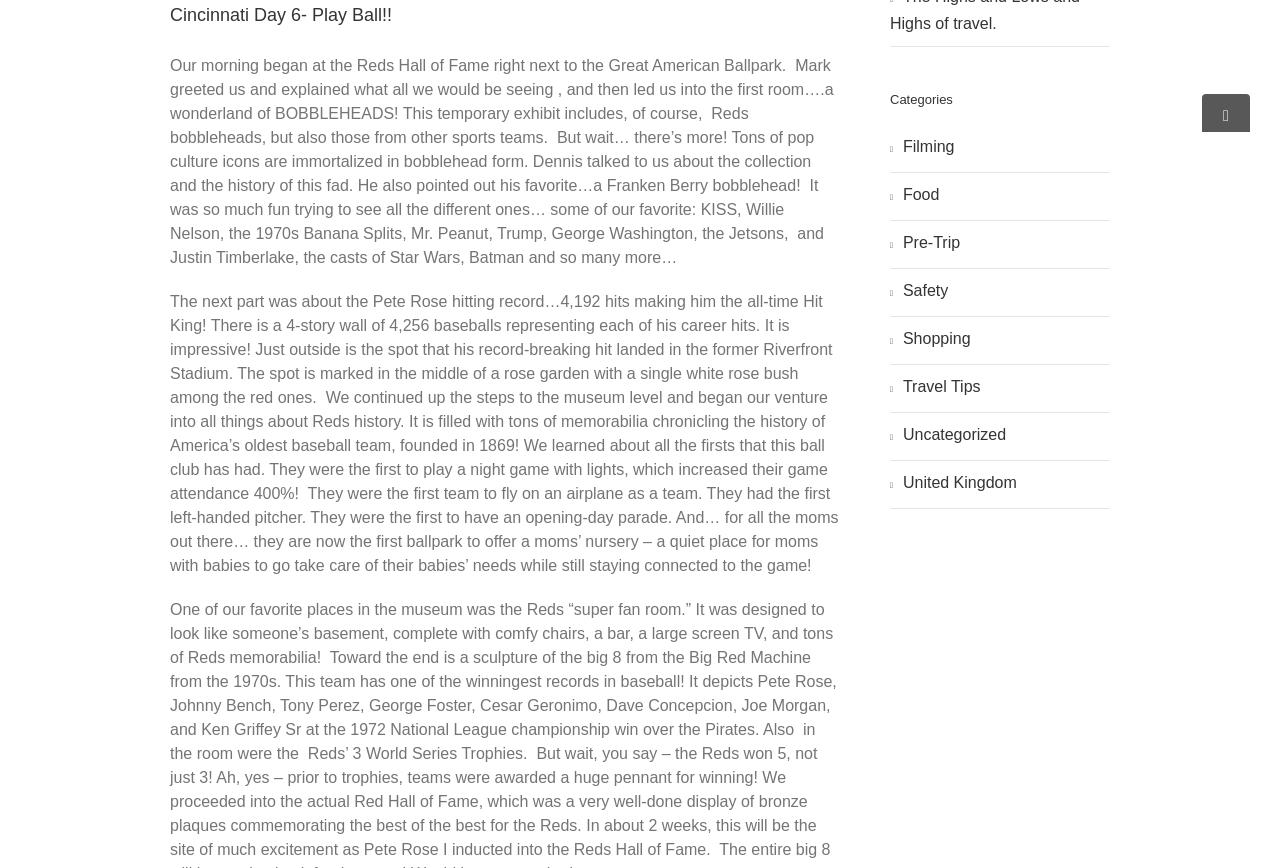 The height and width of the screenshot is (868, 1280). What do you see at coordinates (901, 241) in the screenshot?
I see `'Pre-Trip'` at bounding box center [901, 241].